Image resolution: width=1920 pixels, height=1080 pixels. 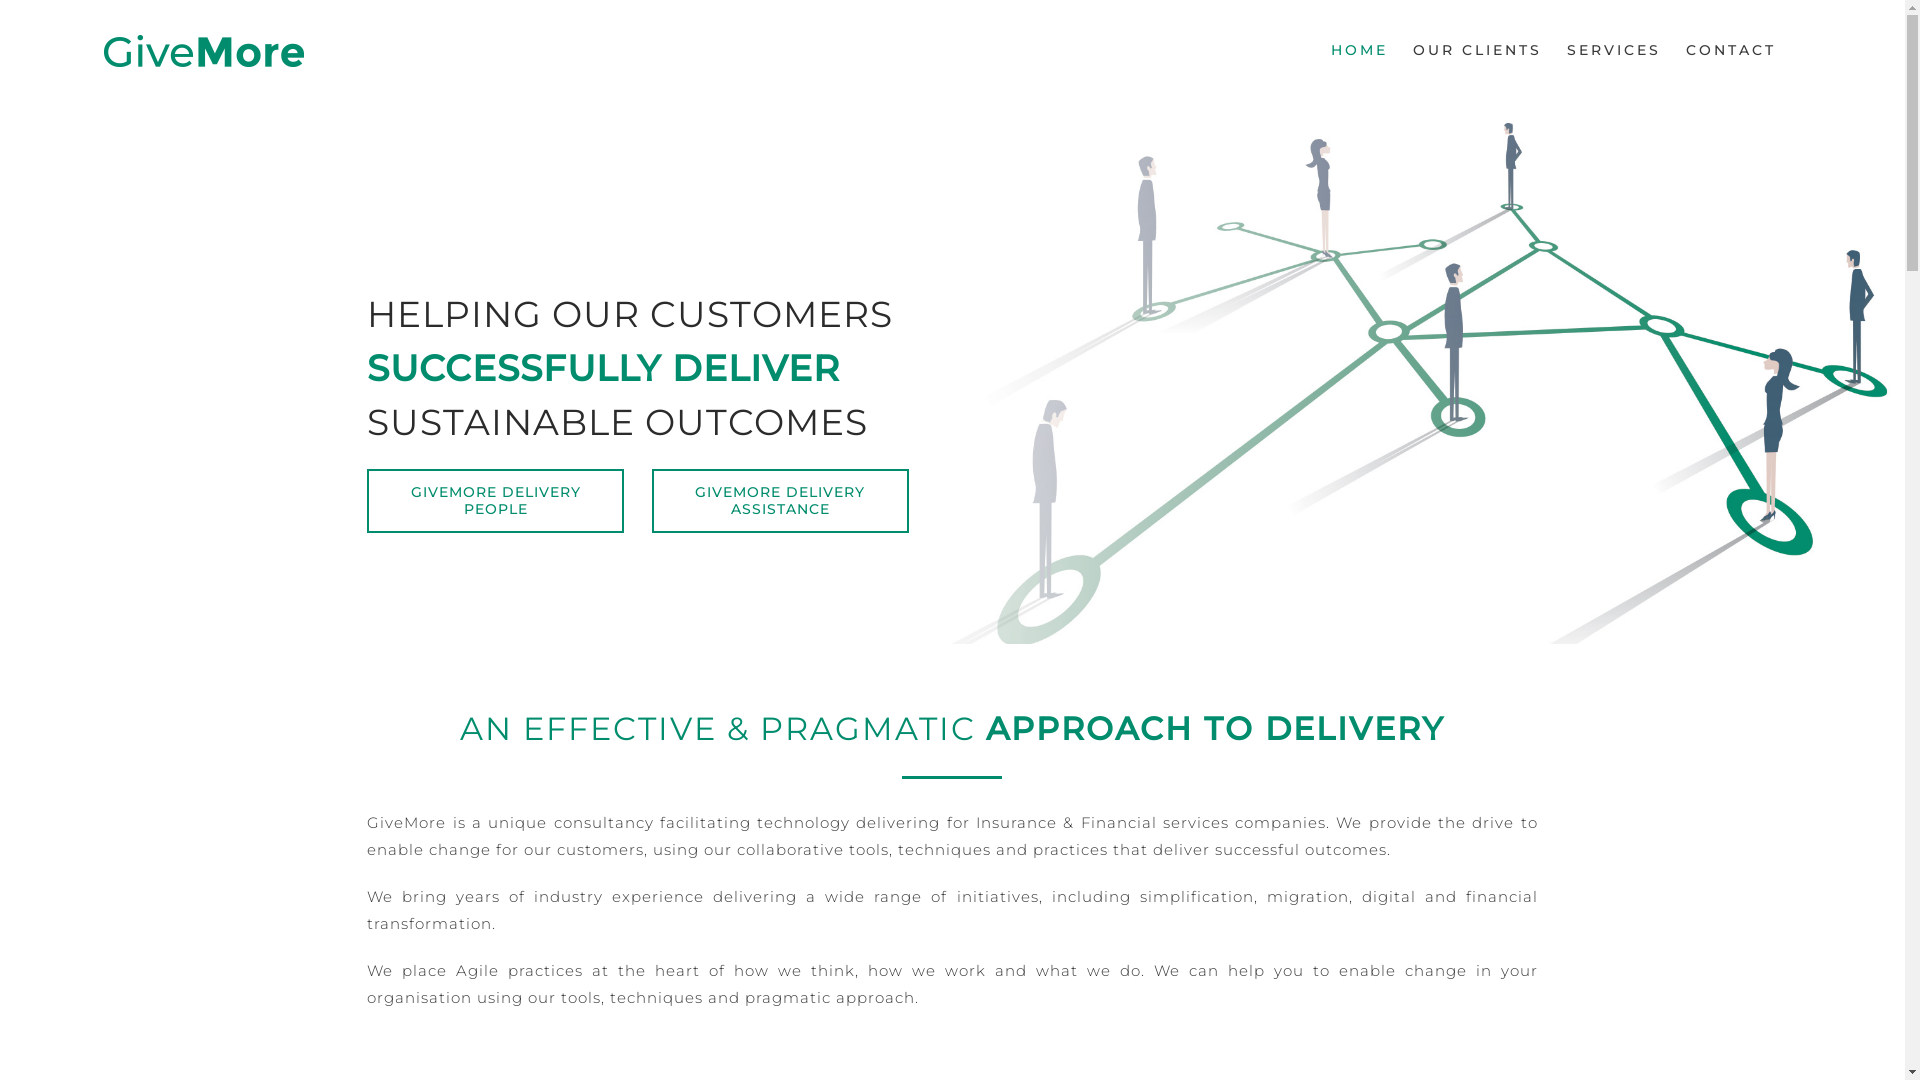 What do you see at coordinates (1613, 48) in the screenshot?
I see `'SERVICES'` at bounding box center [1613, 48].